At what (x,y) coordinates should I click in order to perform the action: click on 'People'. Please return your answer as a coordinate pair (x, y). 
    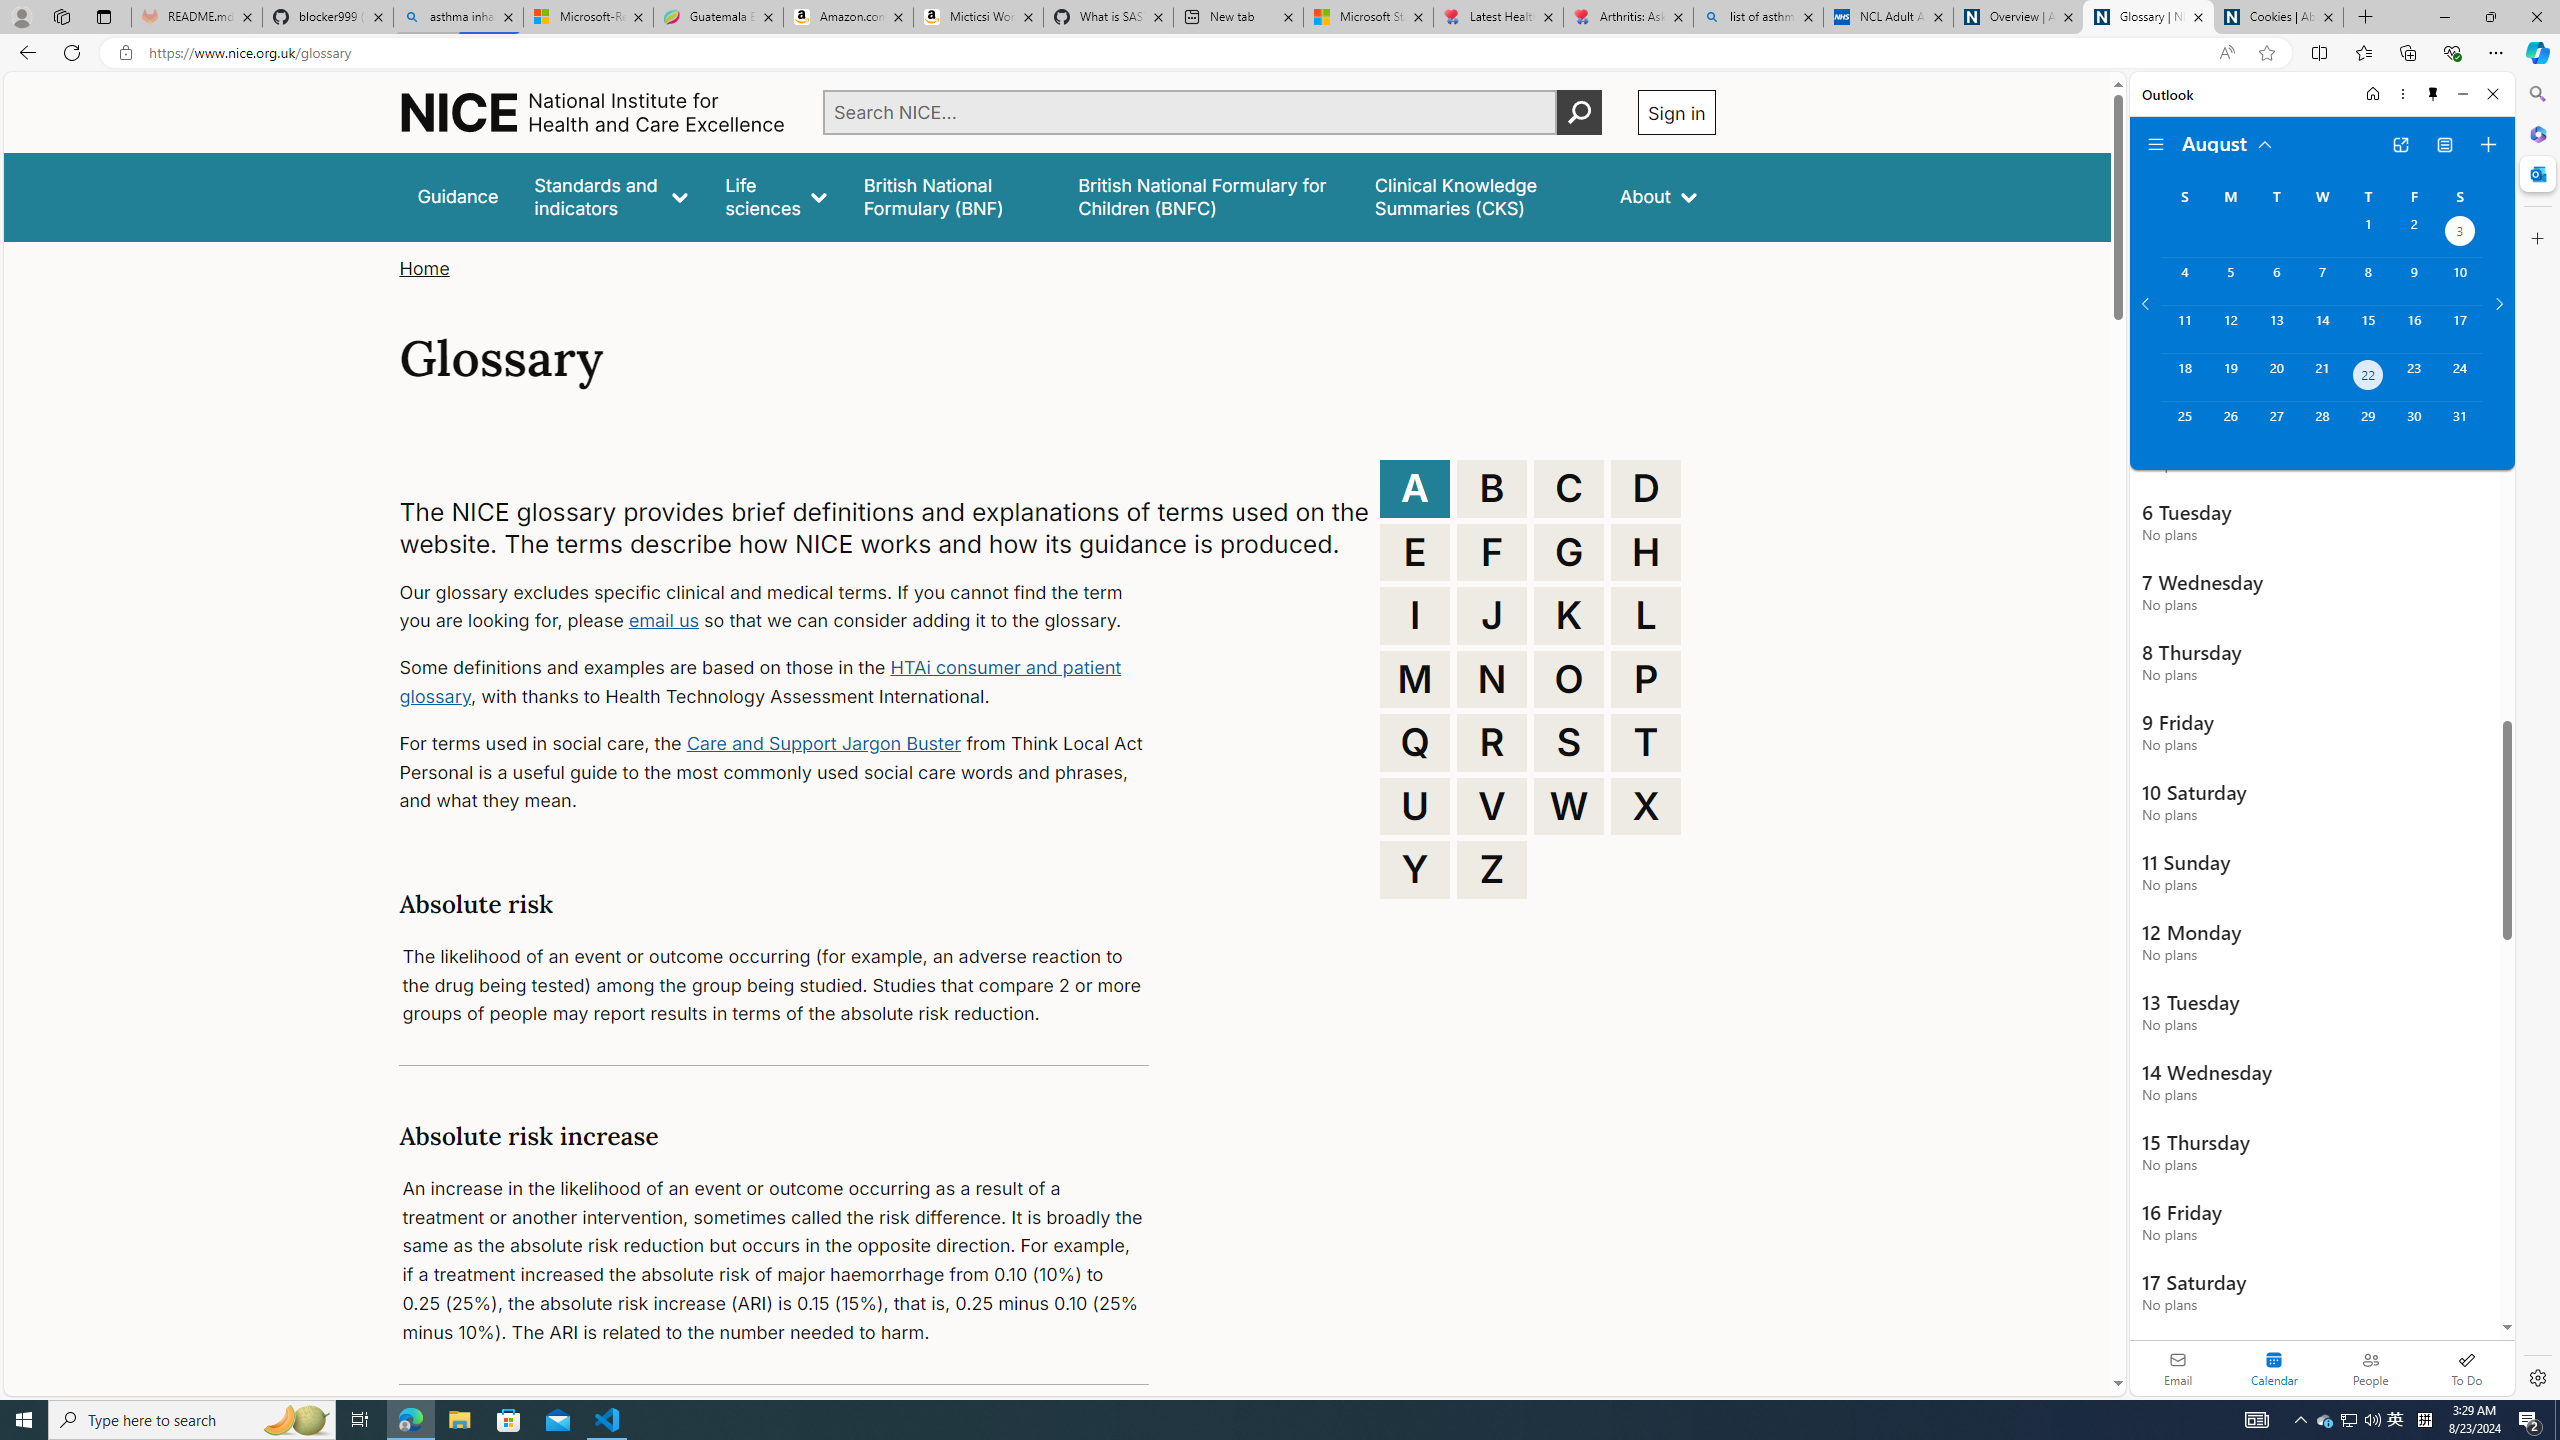
    Looking at the image, I should click on (2369, 1367).